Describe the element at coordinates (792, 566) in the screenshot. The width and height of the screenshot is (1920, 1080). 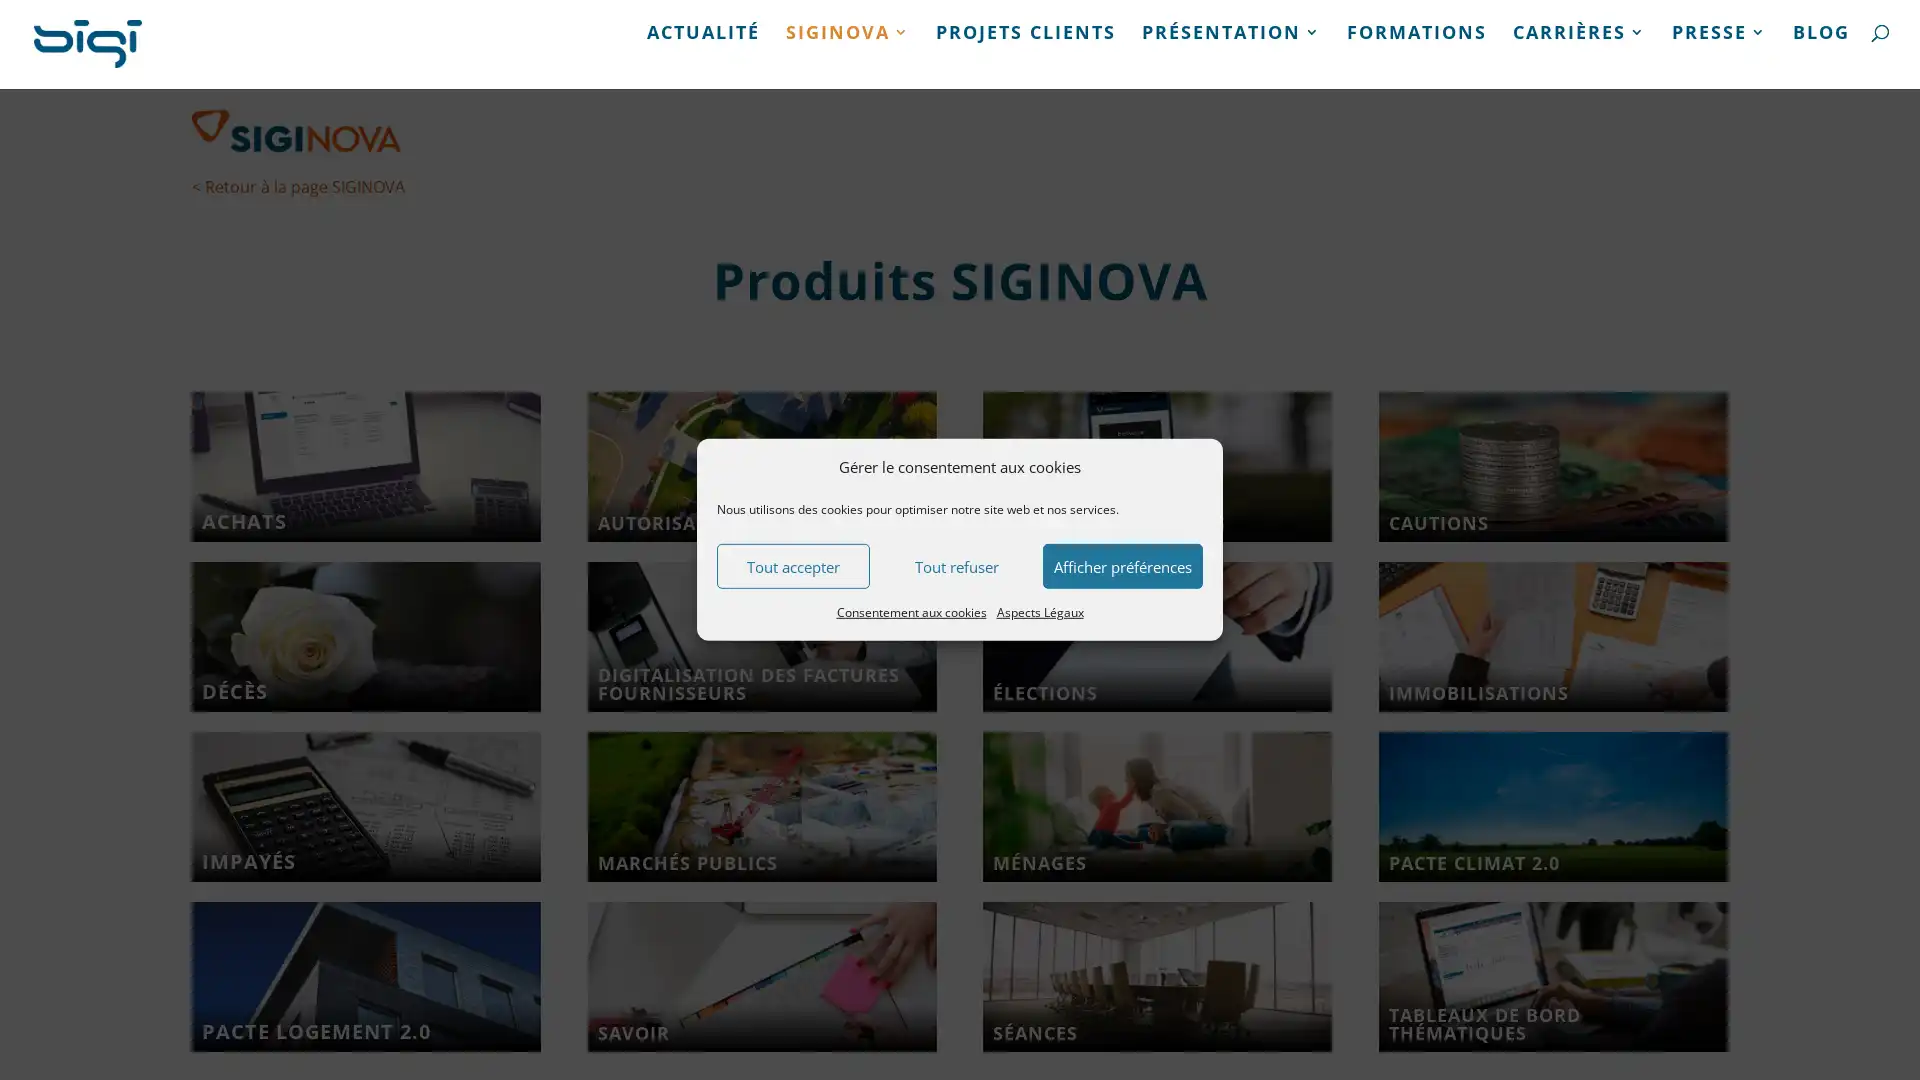
I see `Tout accepter` at that location.